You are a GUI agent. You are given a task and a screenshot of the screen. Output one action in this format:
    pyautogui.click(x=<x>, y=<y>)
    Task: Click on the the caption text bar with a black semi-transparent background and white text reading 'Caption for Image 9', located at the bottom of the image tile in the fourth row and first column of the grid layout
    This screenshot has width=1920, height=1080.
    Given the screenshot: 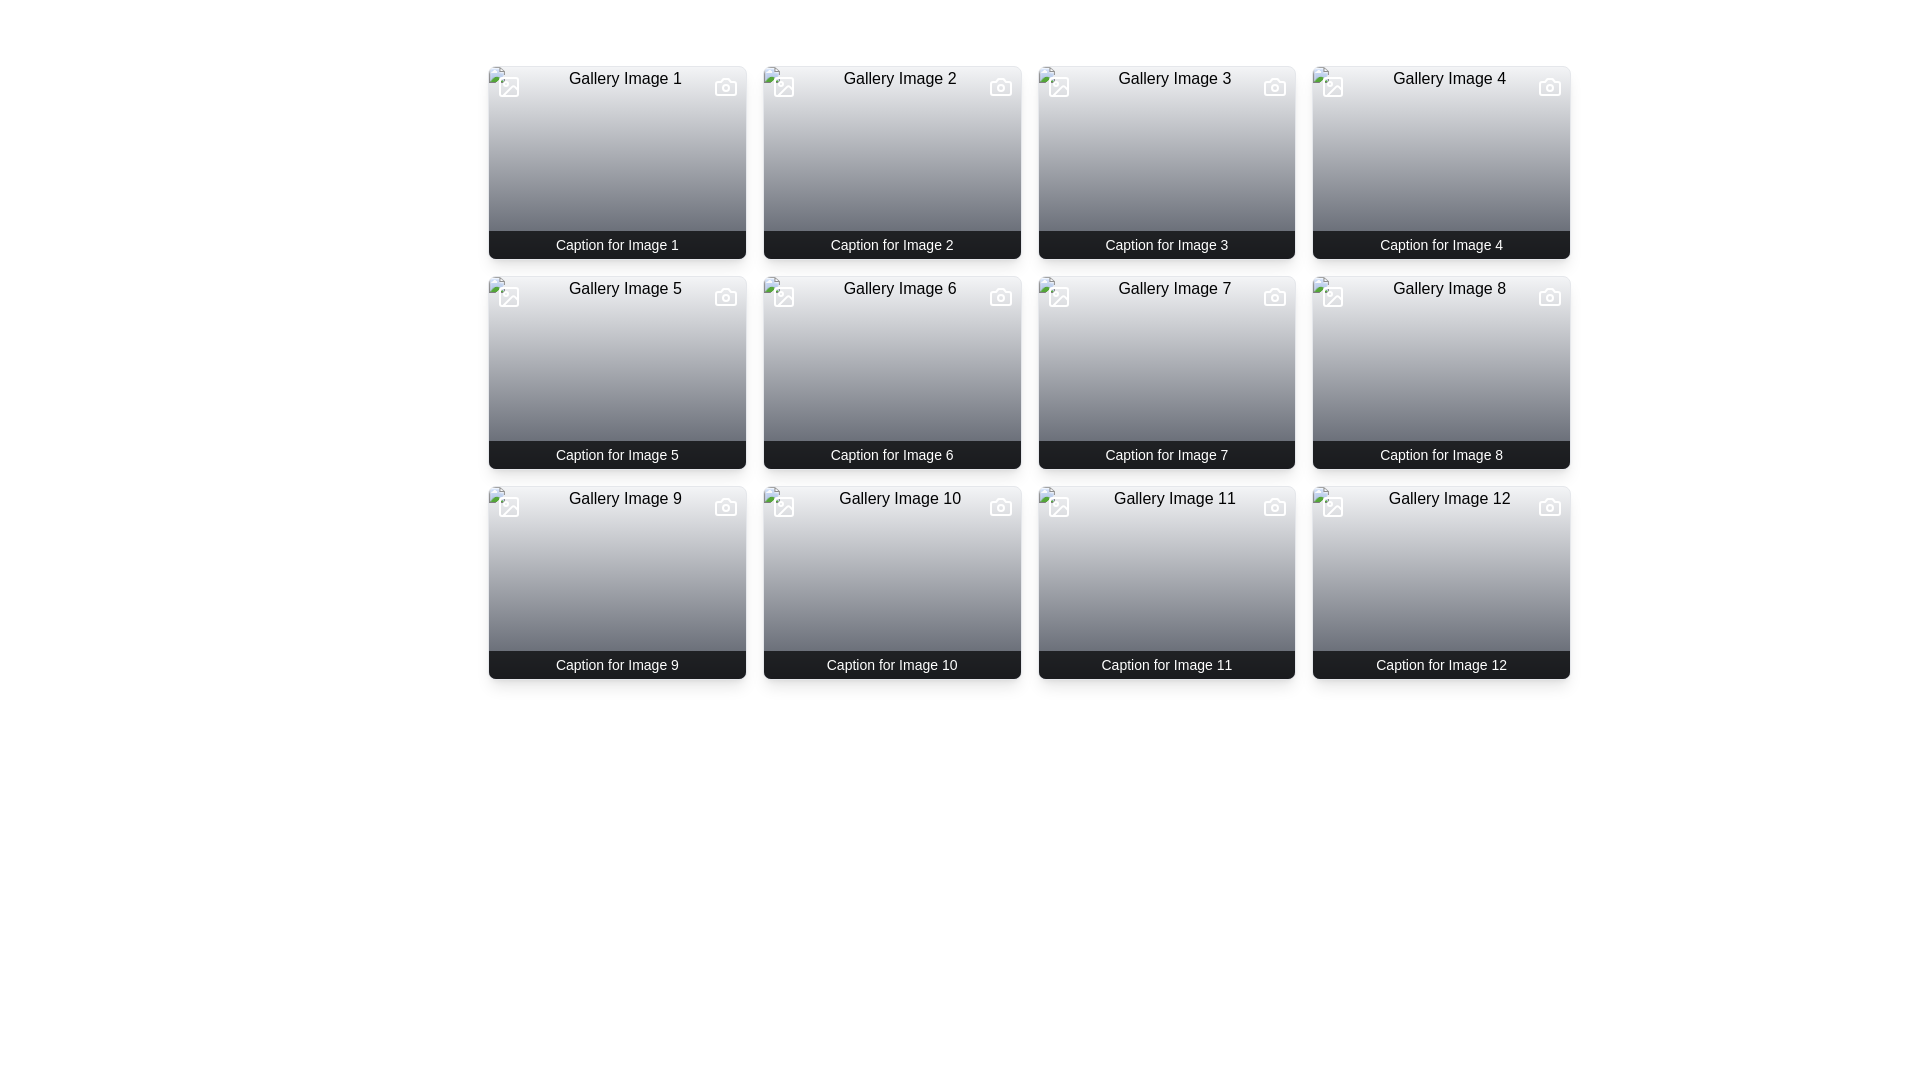 What is the action you would take?
    pyautogui.click(x=616, y=664)
    